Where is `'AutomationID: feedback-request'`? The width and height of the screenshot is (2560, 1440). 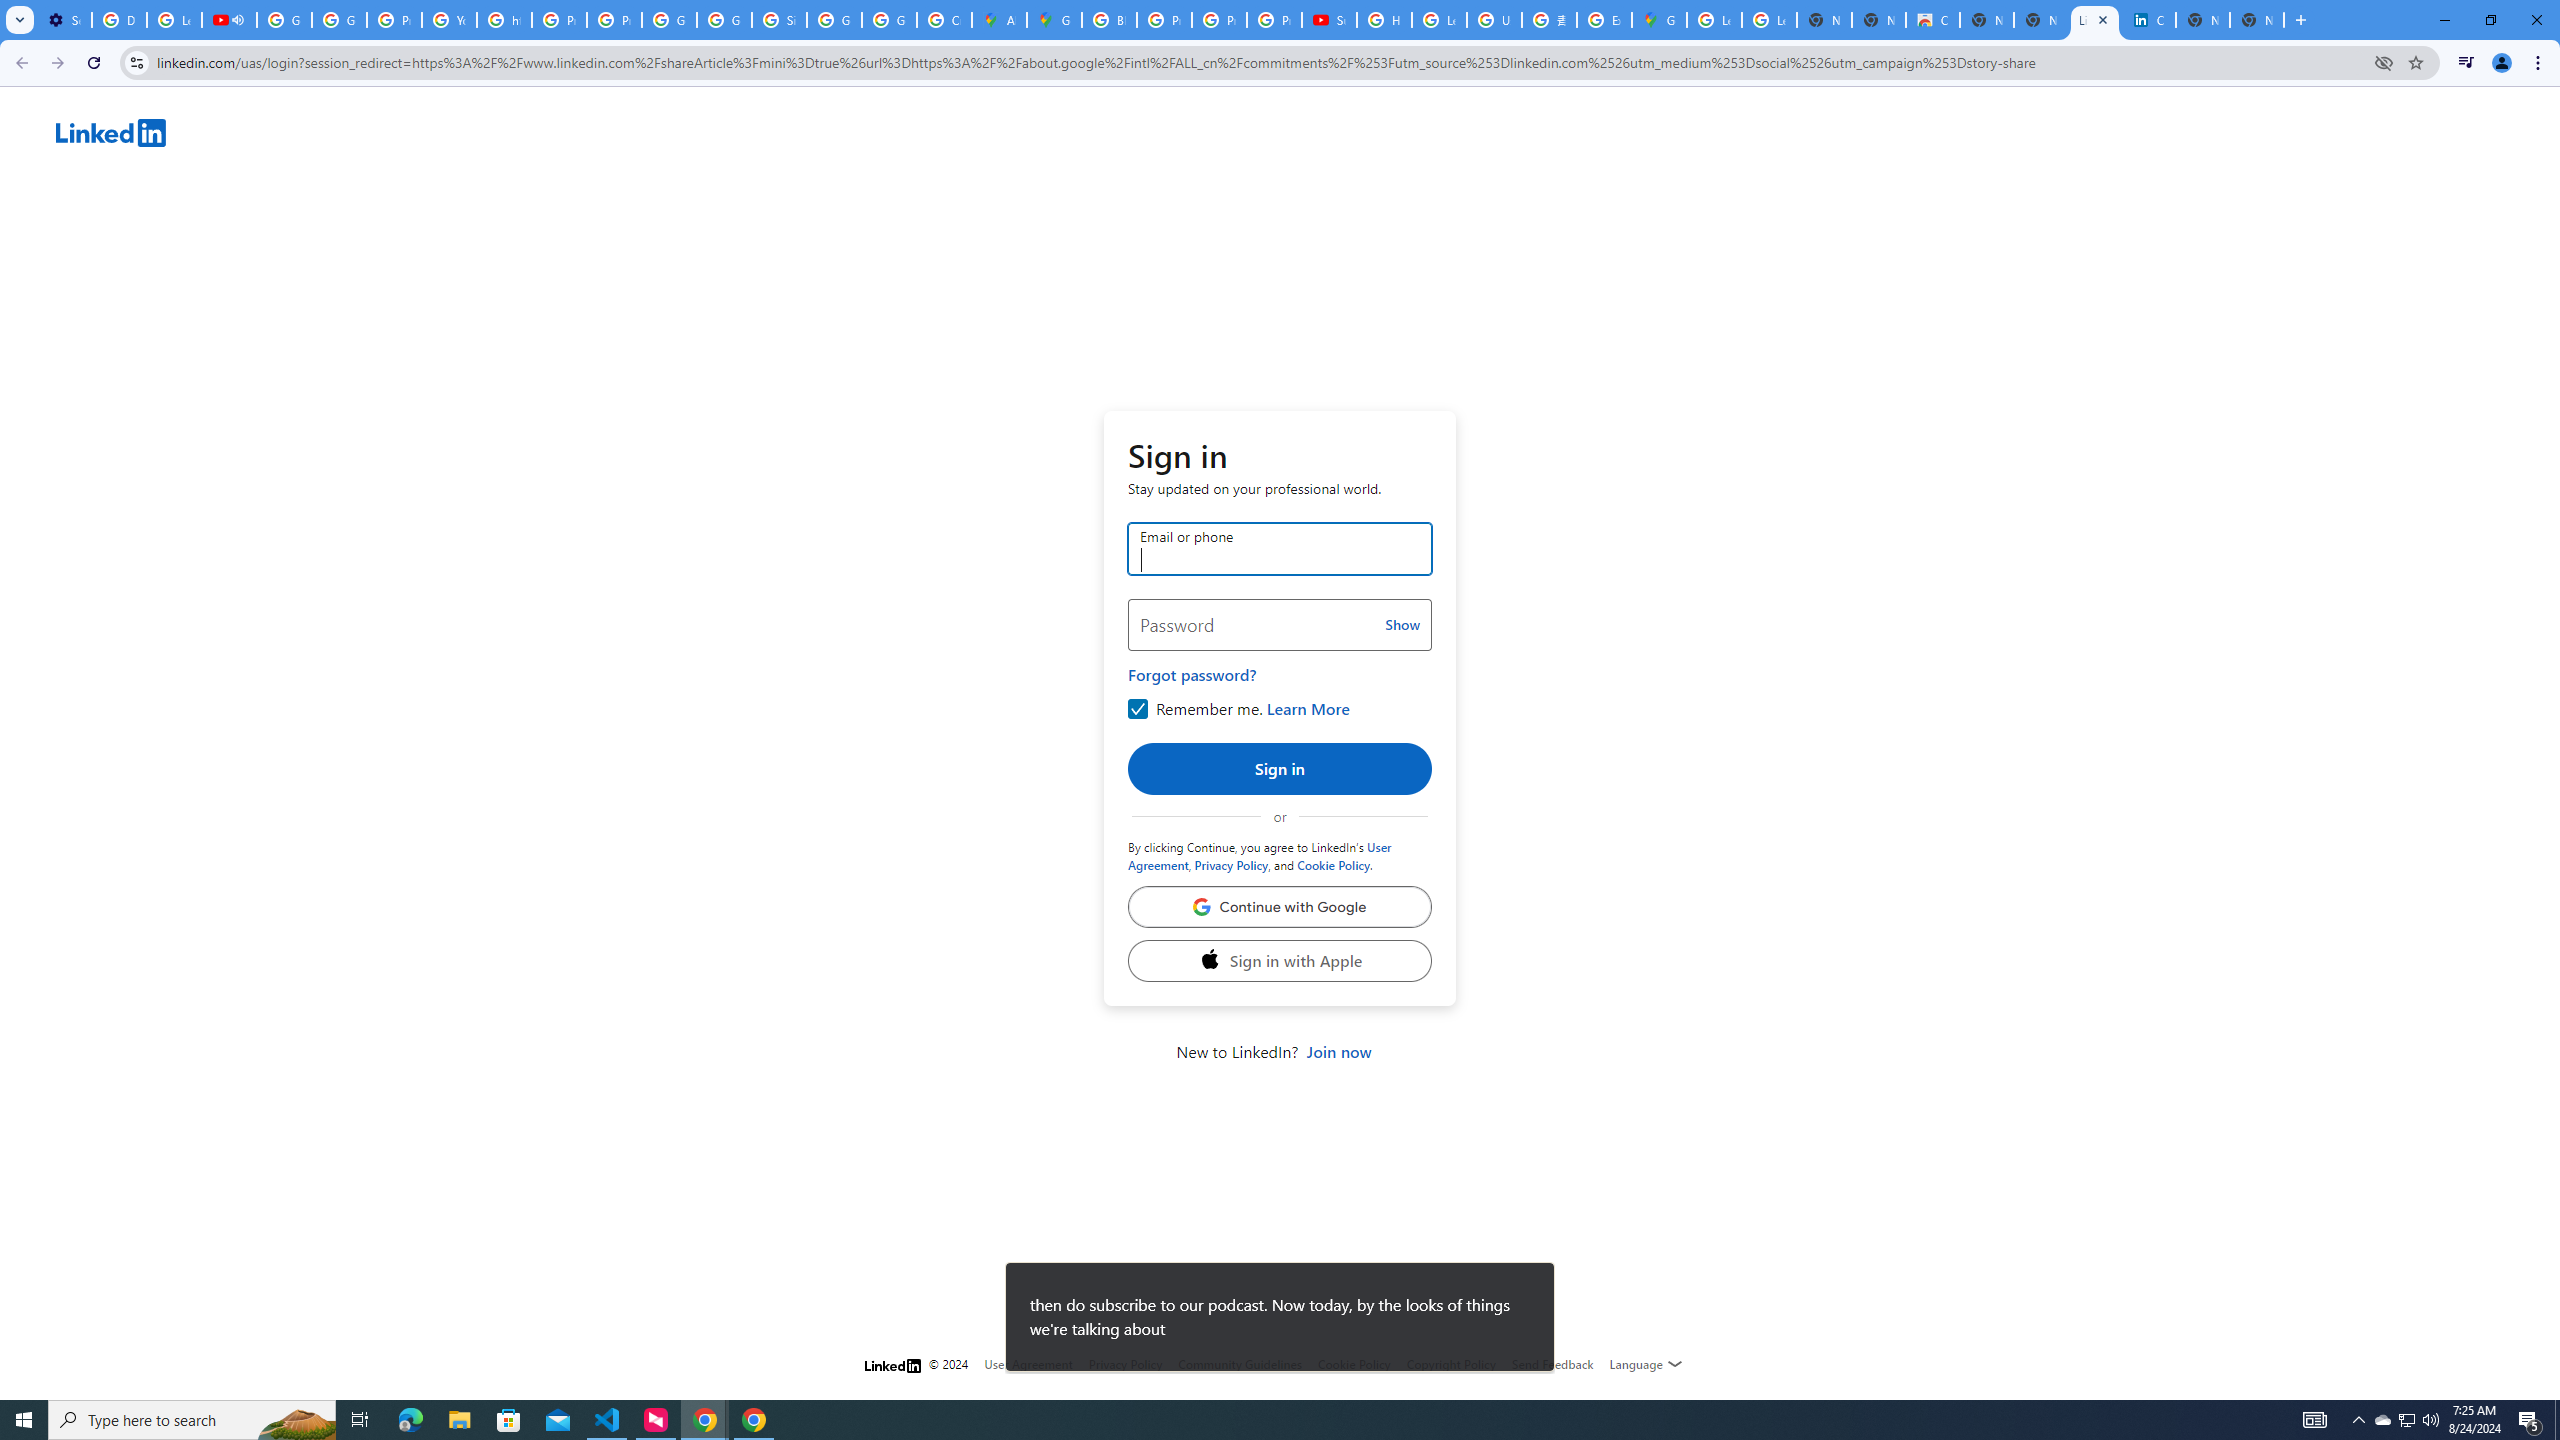 'AutomationID: feedback-request' is located at coordinates (1552, 1363).